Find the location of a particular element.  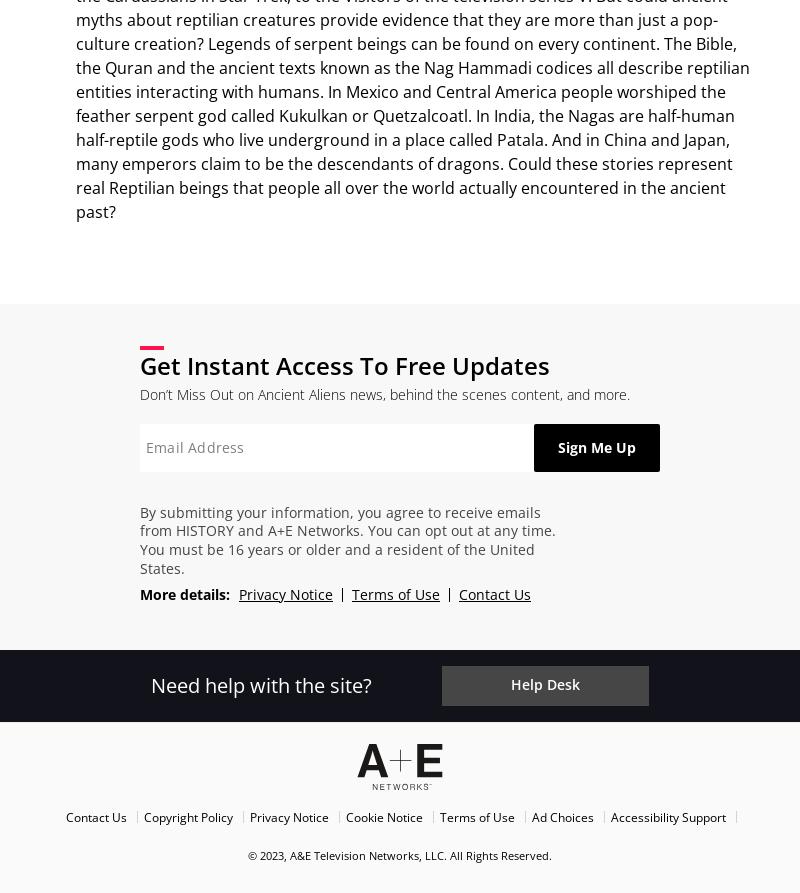

'Ad Choices' is located at coordinates (562, 815).